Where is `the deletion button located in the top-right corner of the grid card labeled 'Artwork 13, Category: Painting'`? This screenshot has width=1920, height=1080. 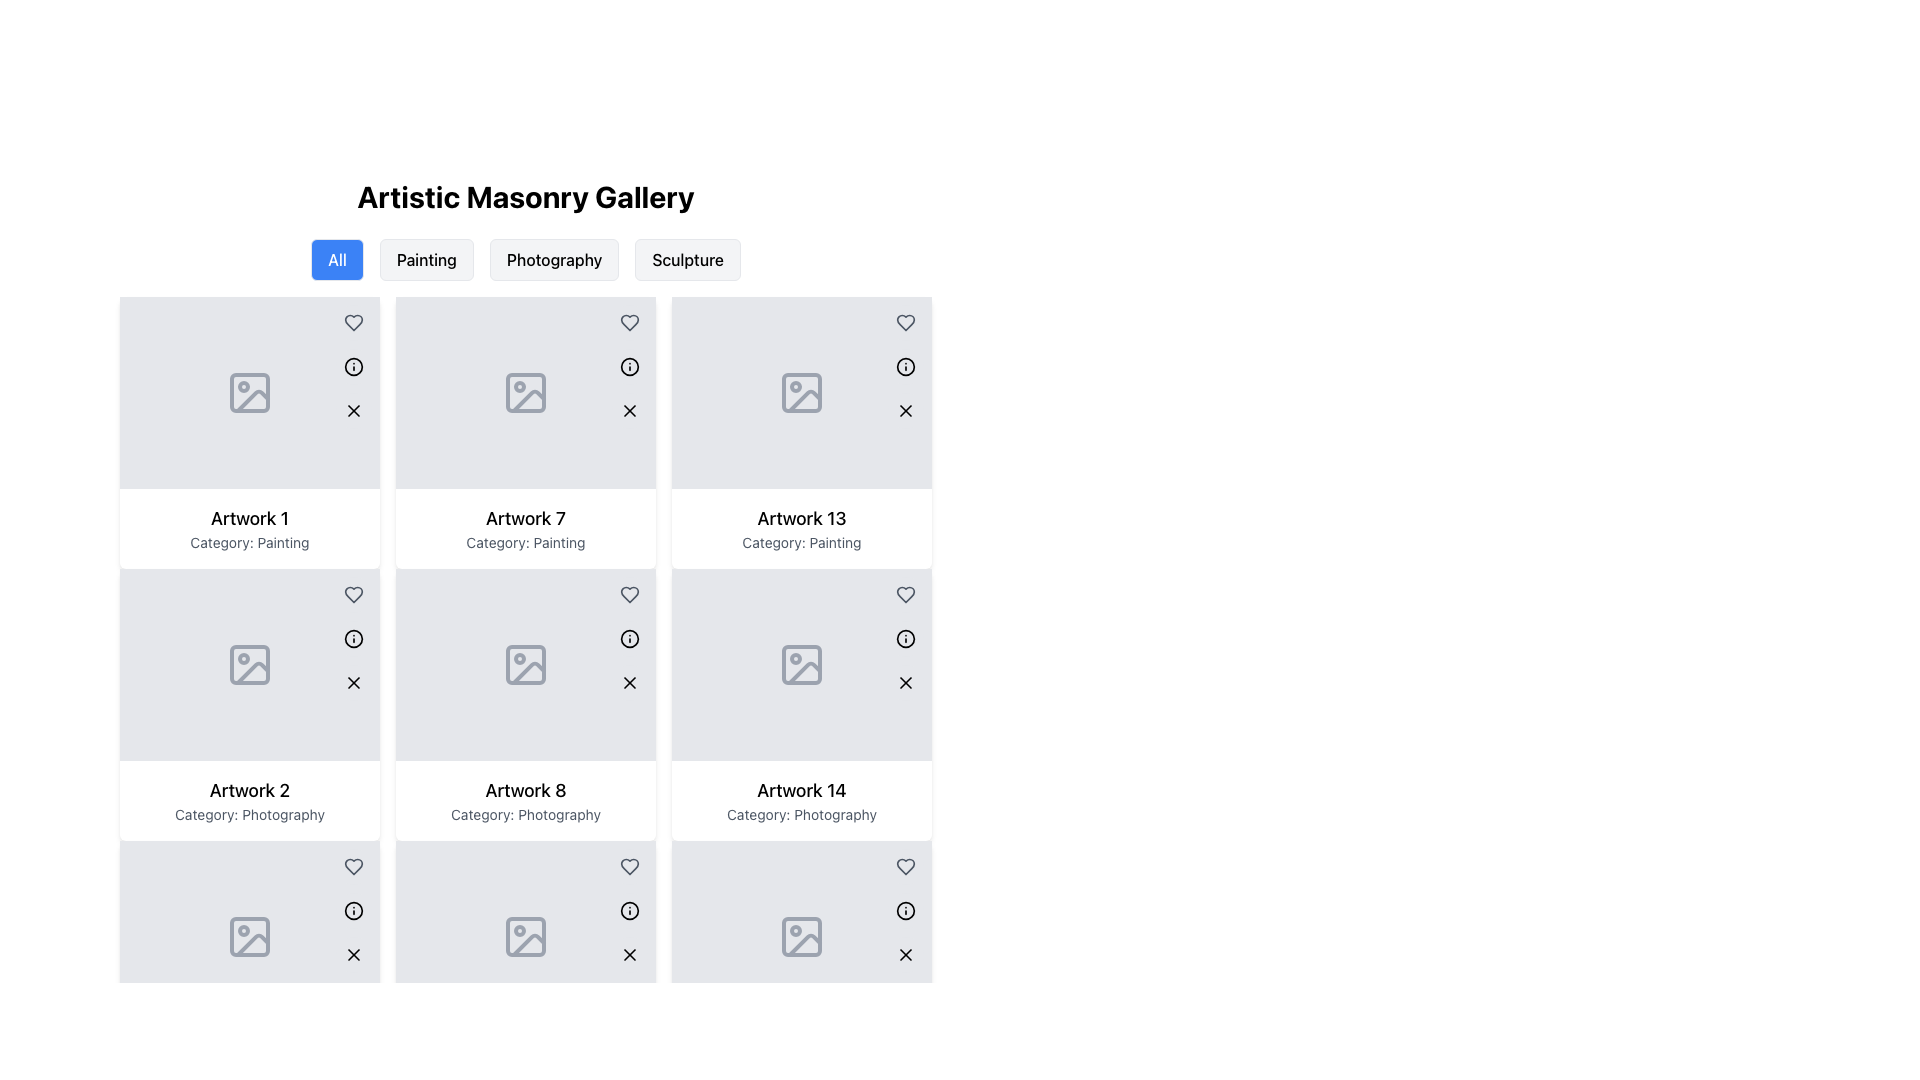
the deletion button located in the top-right corner of the grid card labeled 'Artwork 13, Category: Painting' is located at coordinates (905, 681).